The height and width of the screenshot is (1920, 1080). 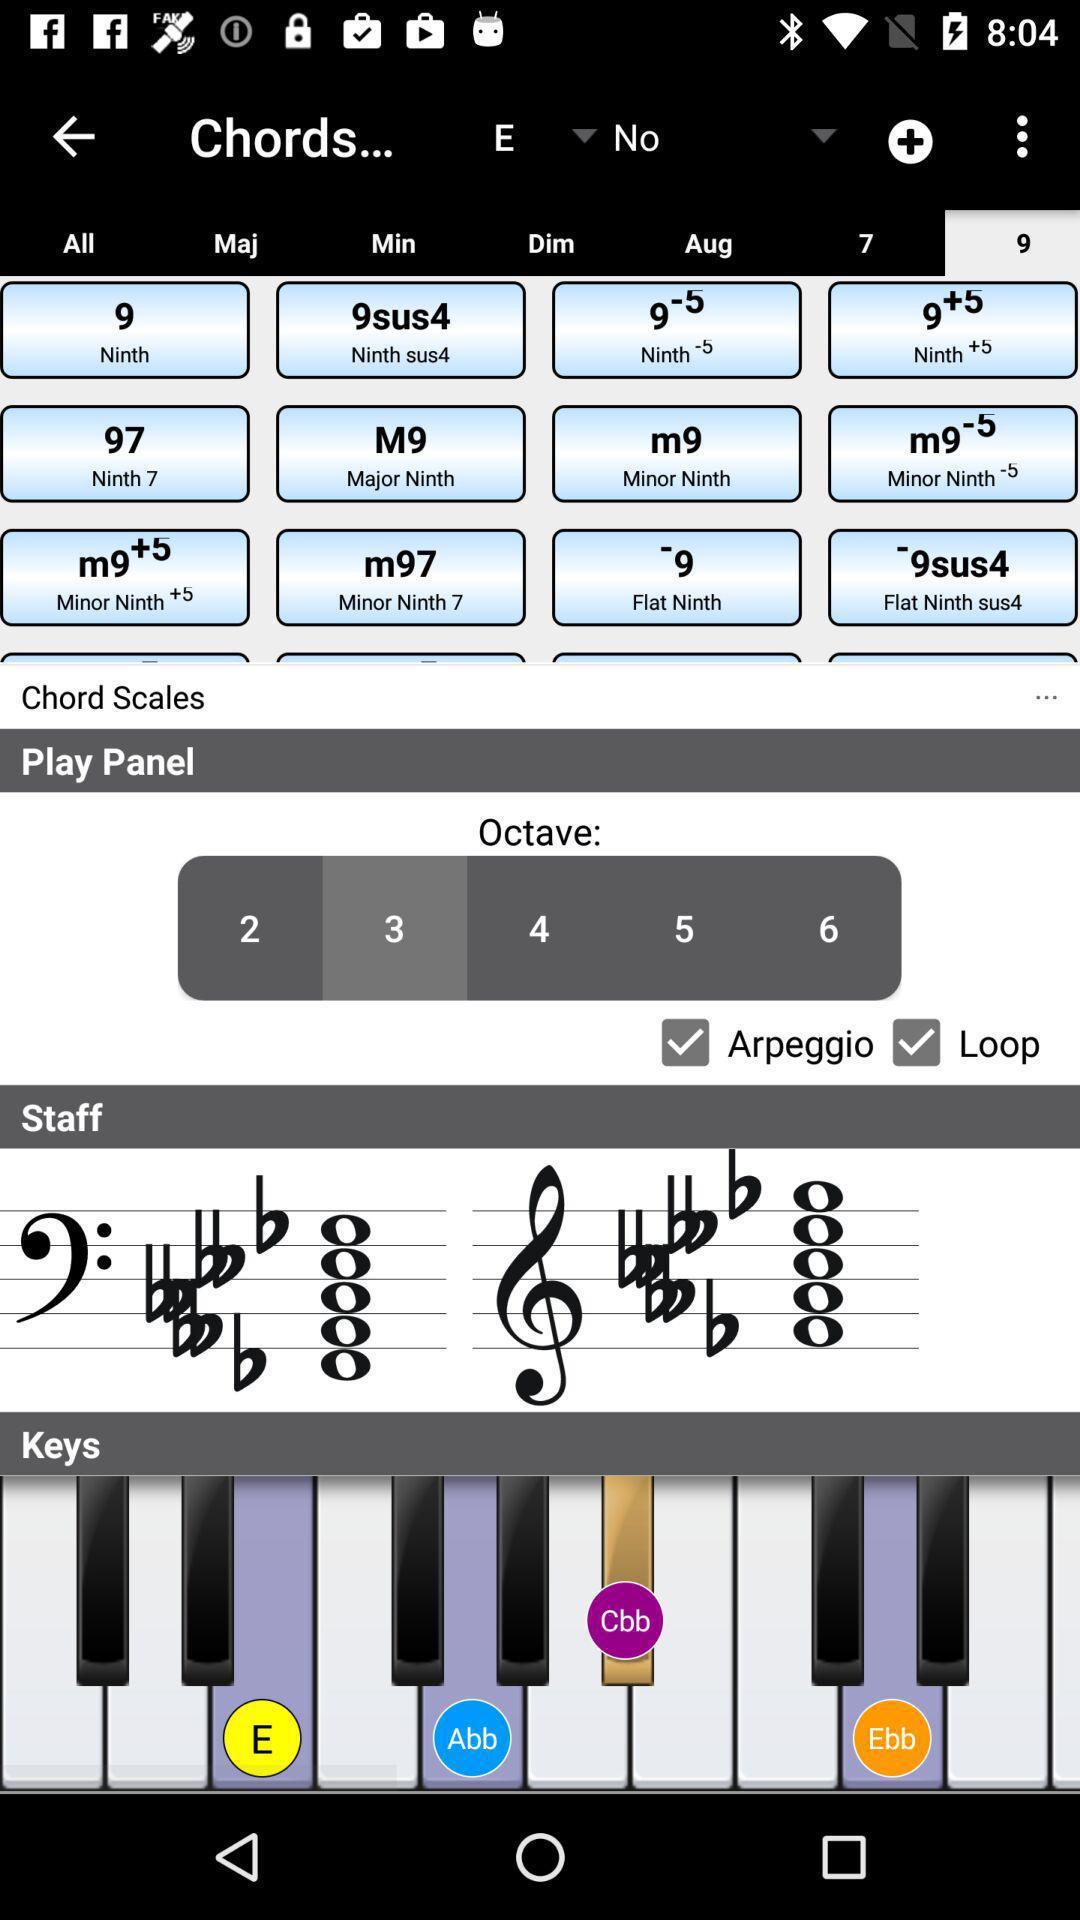 I want to click on key, so click(x=51, y=1633).